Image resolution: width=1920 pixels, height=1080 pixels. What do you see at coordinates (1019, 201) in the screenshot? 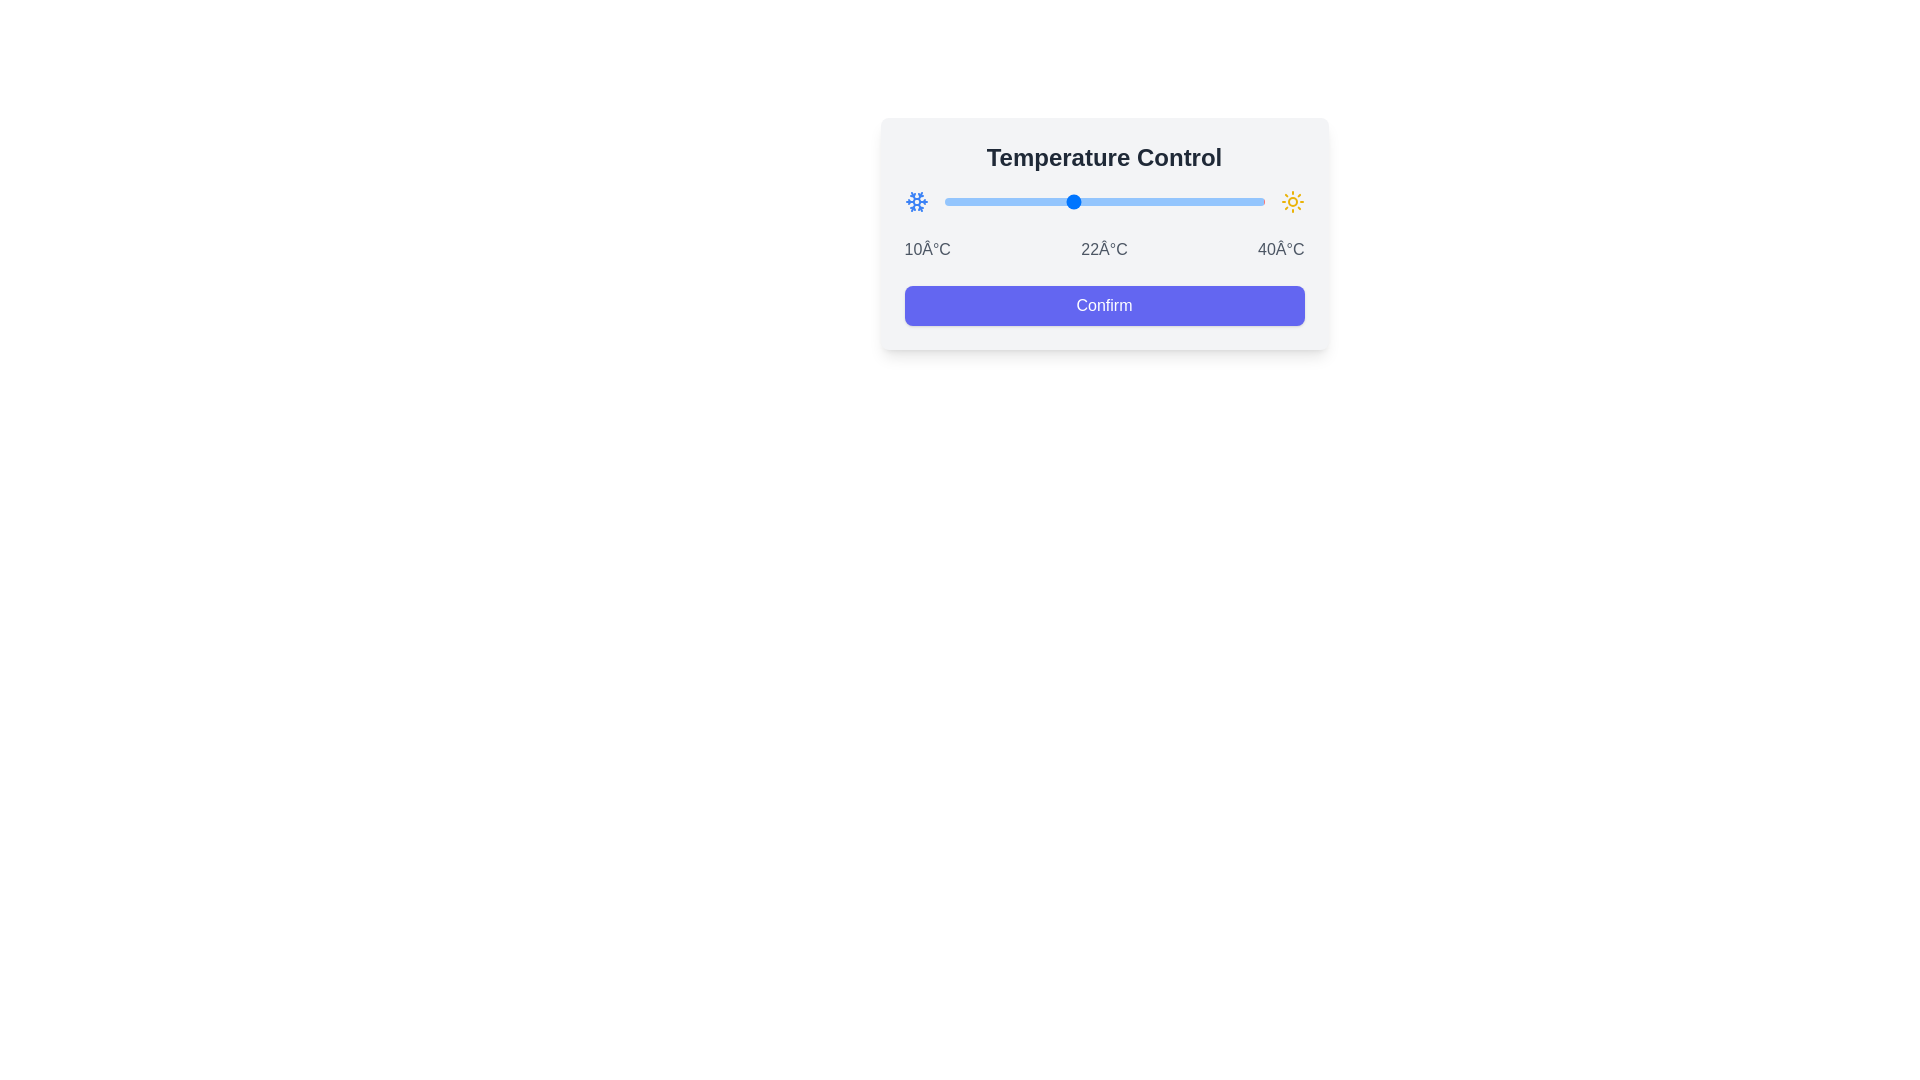
I see `the temperature slider to set the temperature to 17°C` at bounding box center [1019, 201].